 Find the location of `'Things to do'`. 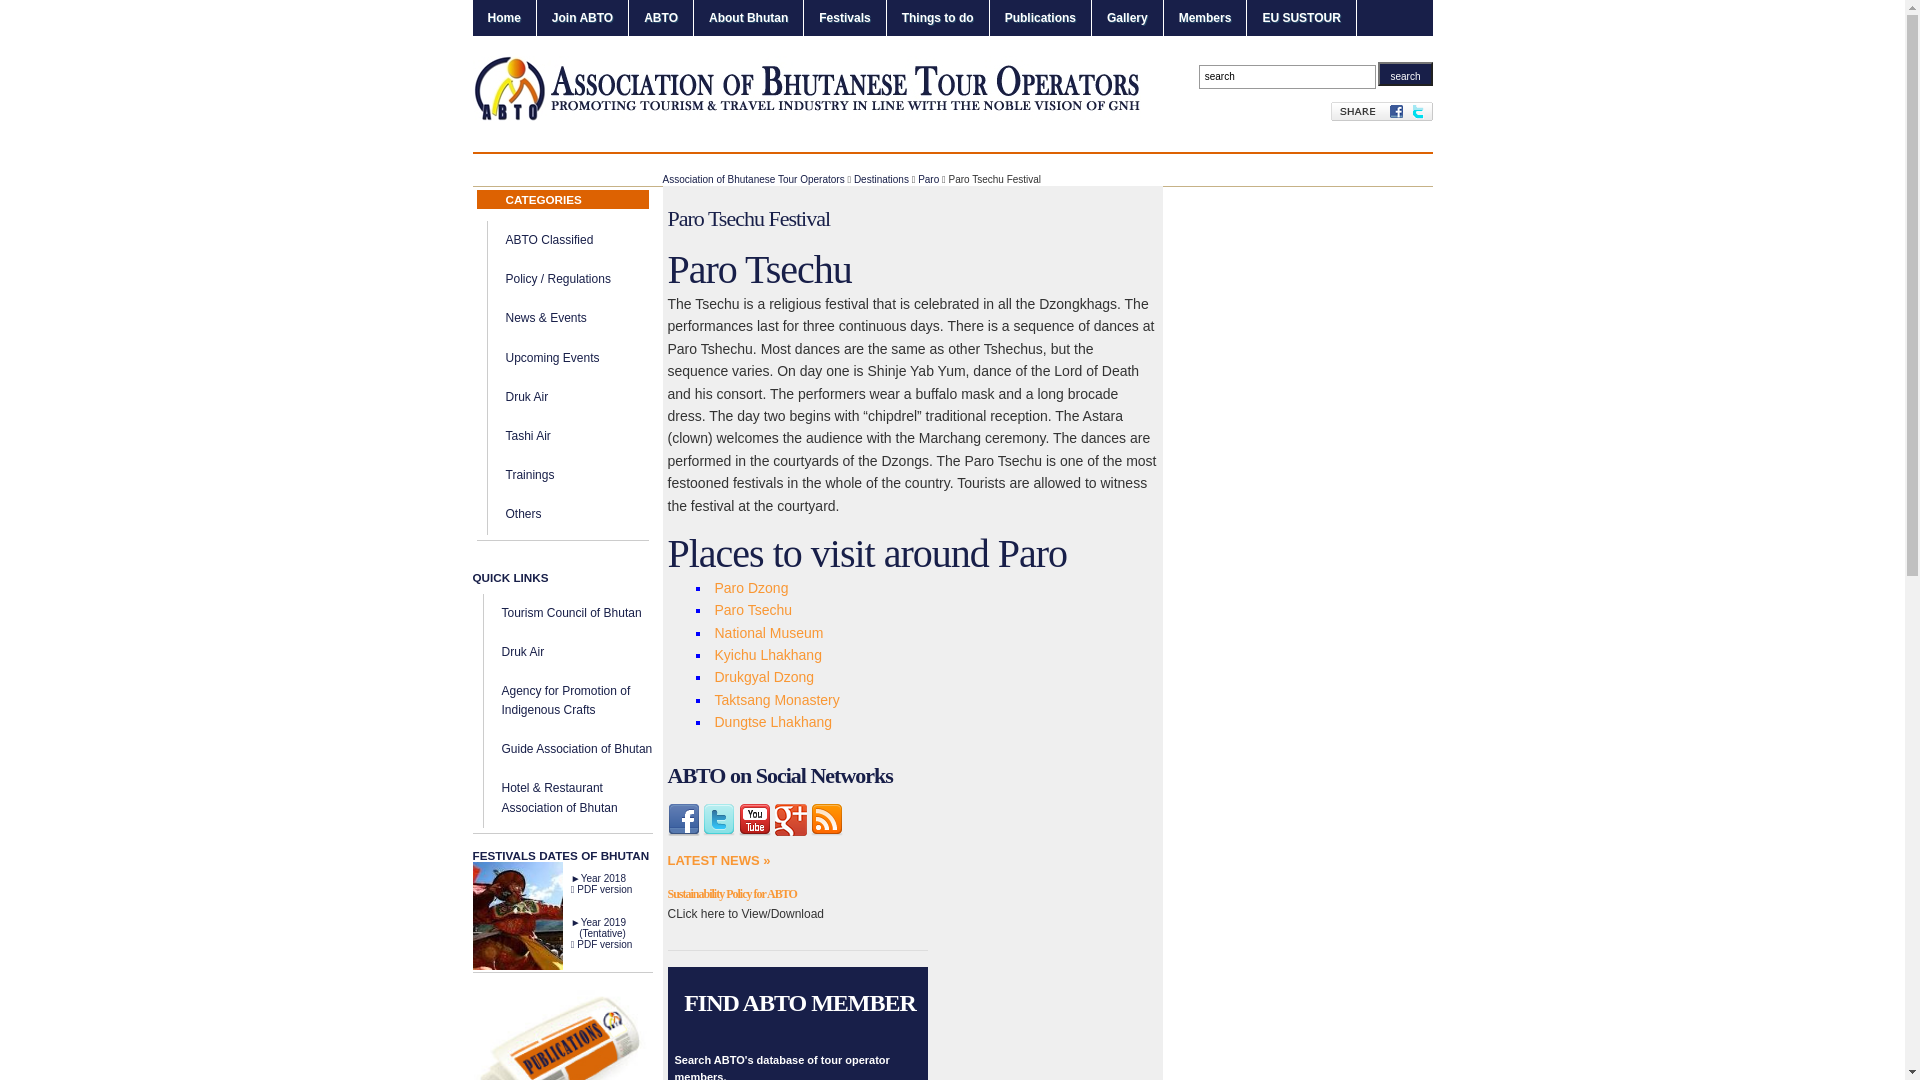

'Things to do' is located at coordinates (936, 18).